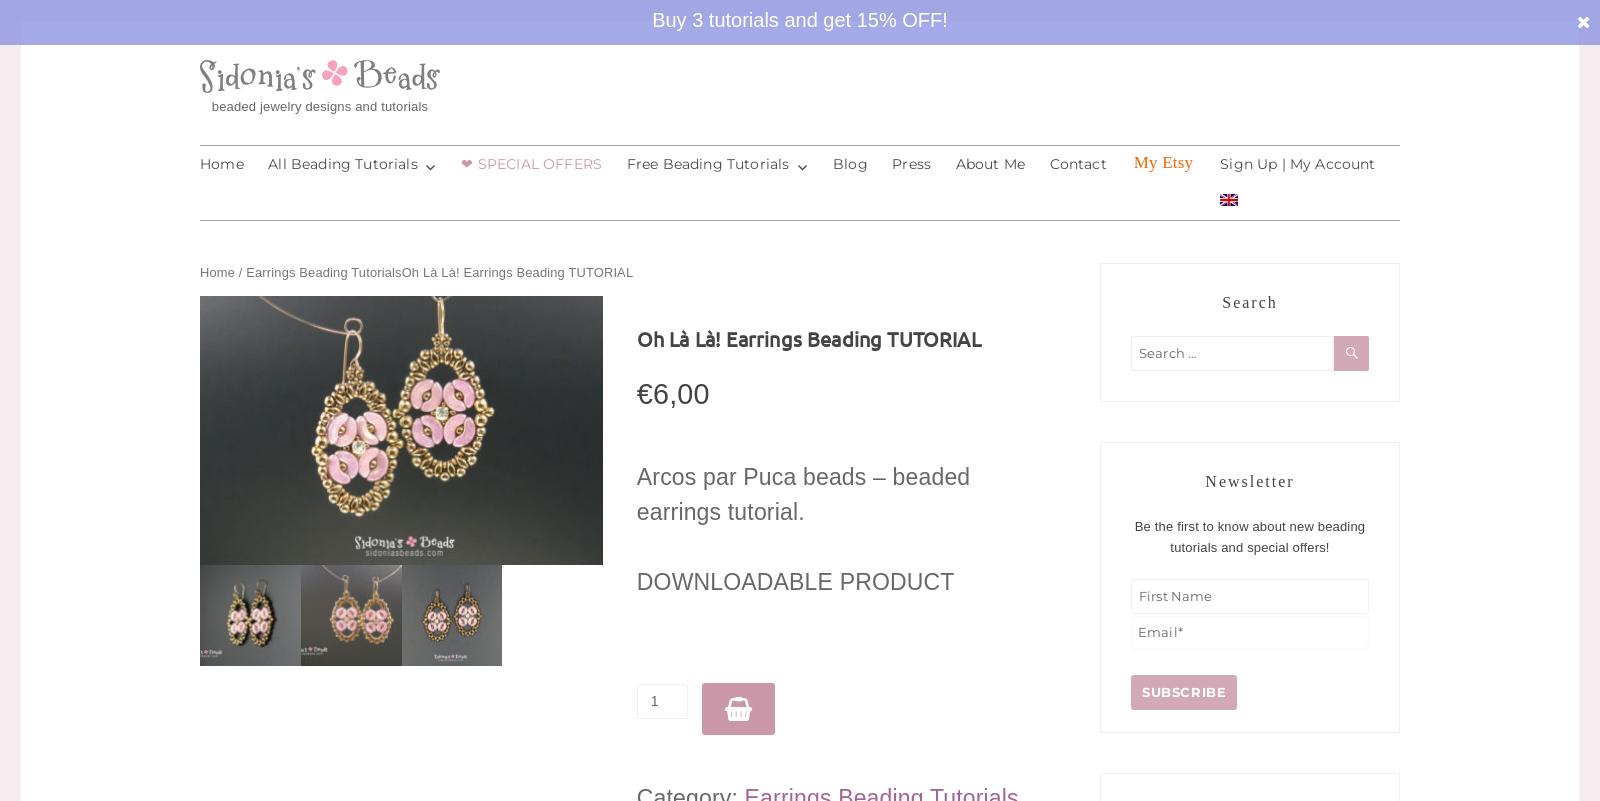 This screenshot has width=1600, height=801. I want to click on 'Contact', so click(1077, 163).